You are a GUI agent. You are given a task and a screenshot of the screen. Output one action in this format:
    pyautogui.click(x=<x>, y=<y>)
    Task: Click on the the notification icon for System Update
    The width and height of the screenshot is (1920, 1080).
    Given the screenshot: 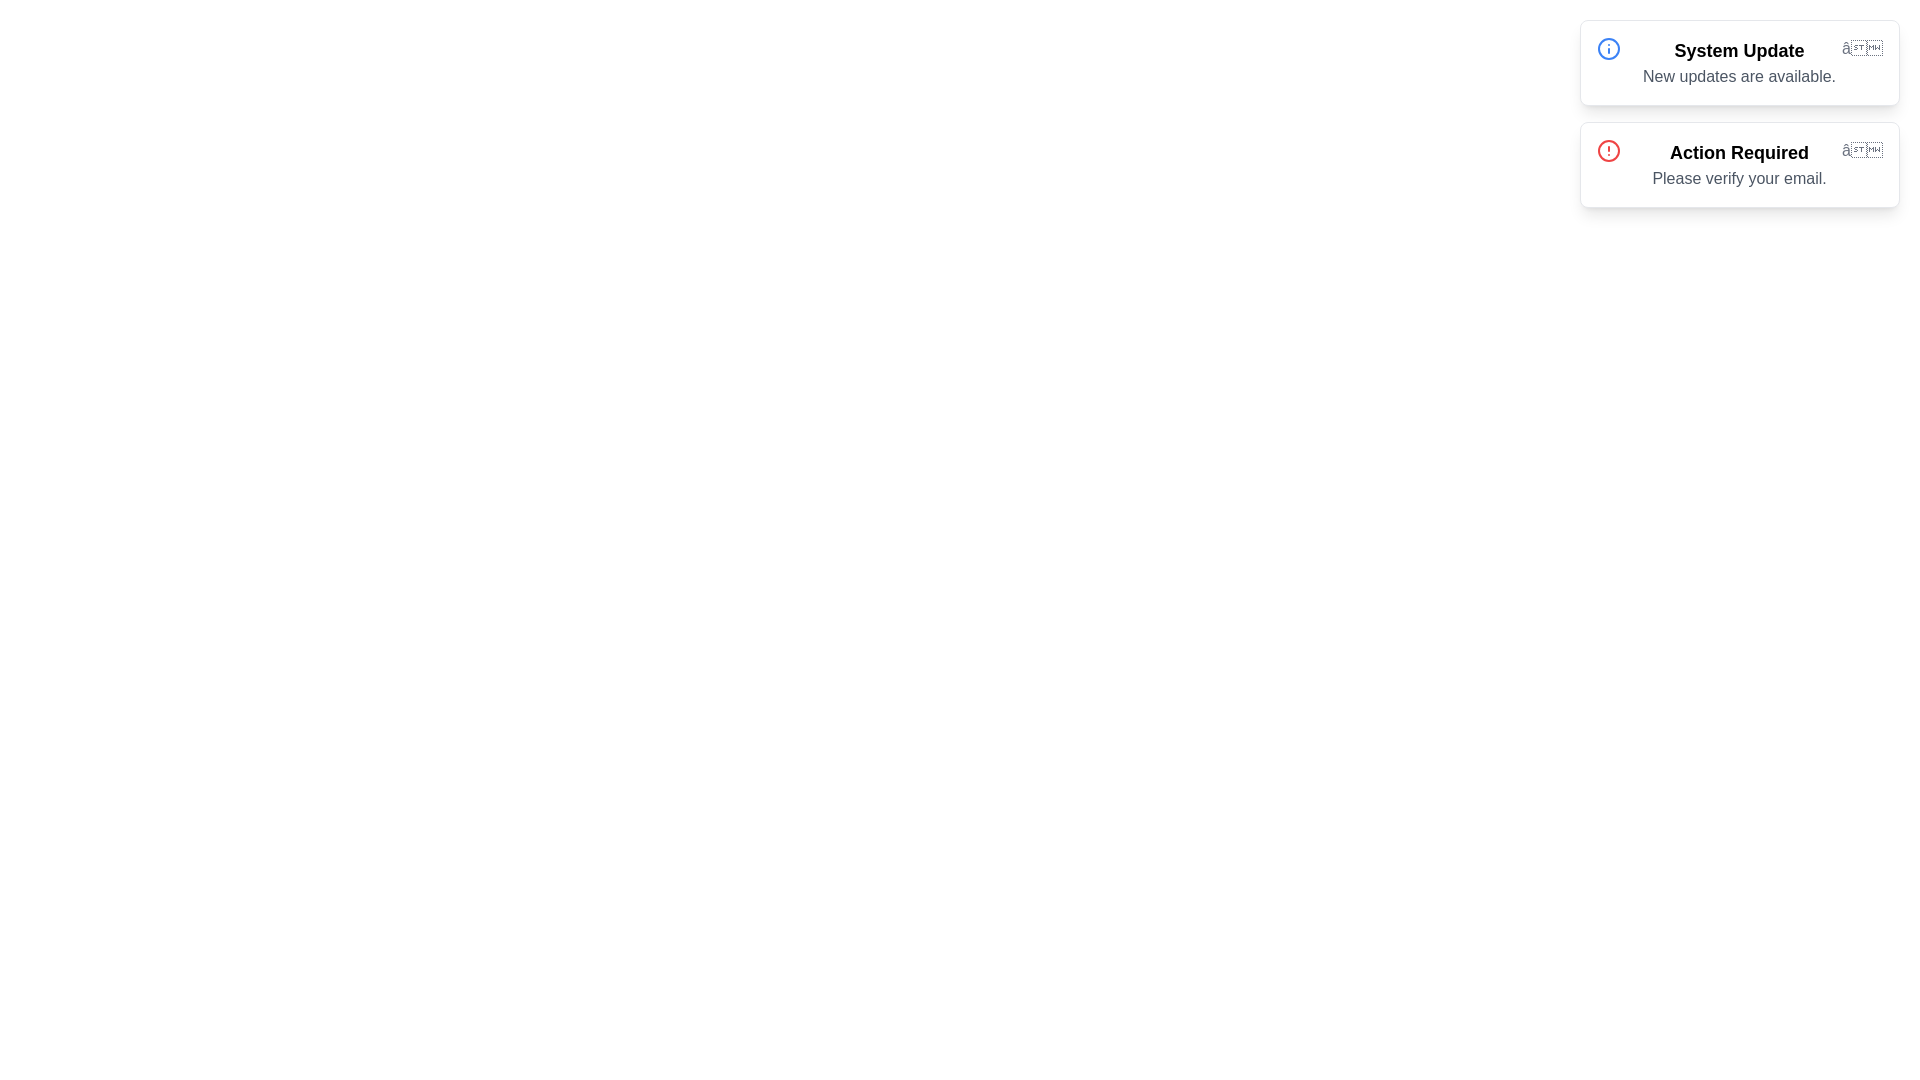 What is the action you would take?
    pyautogui.click(x=1861, y=48)
    